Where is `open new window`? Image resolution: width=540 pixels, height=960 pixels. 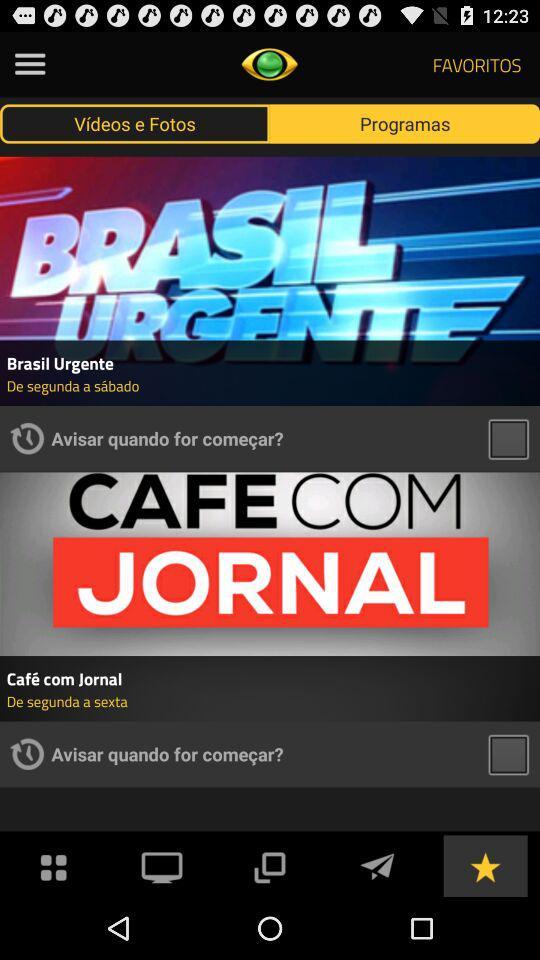
open new window is located at coordinates (269, 864).